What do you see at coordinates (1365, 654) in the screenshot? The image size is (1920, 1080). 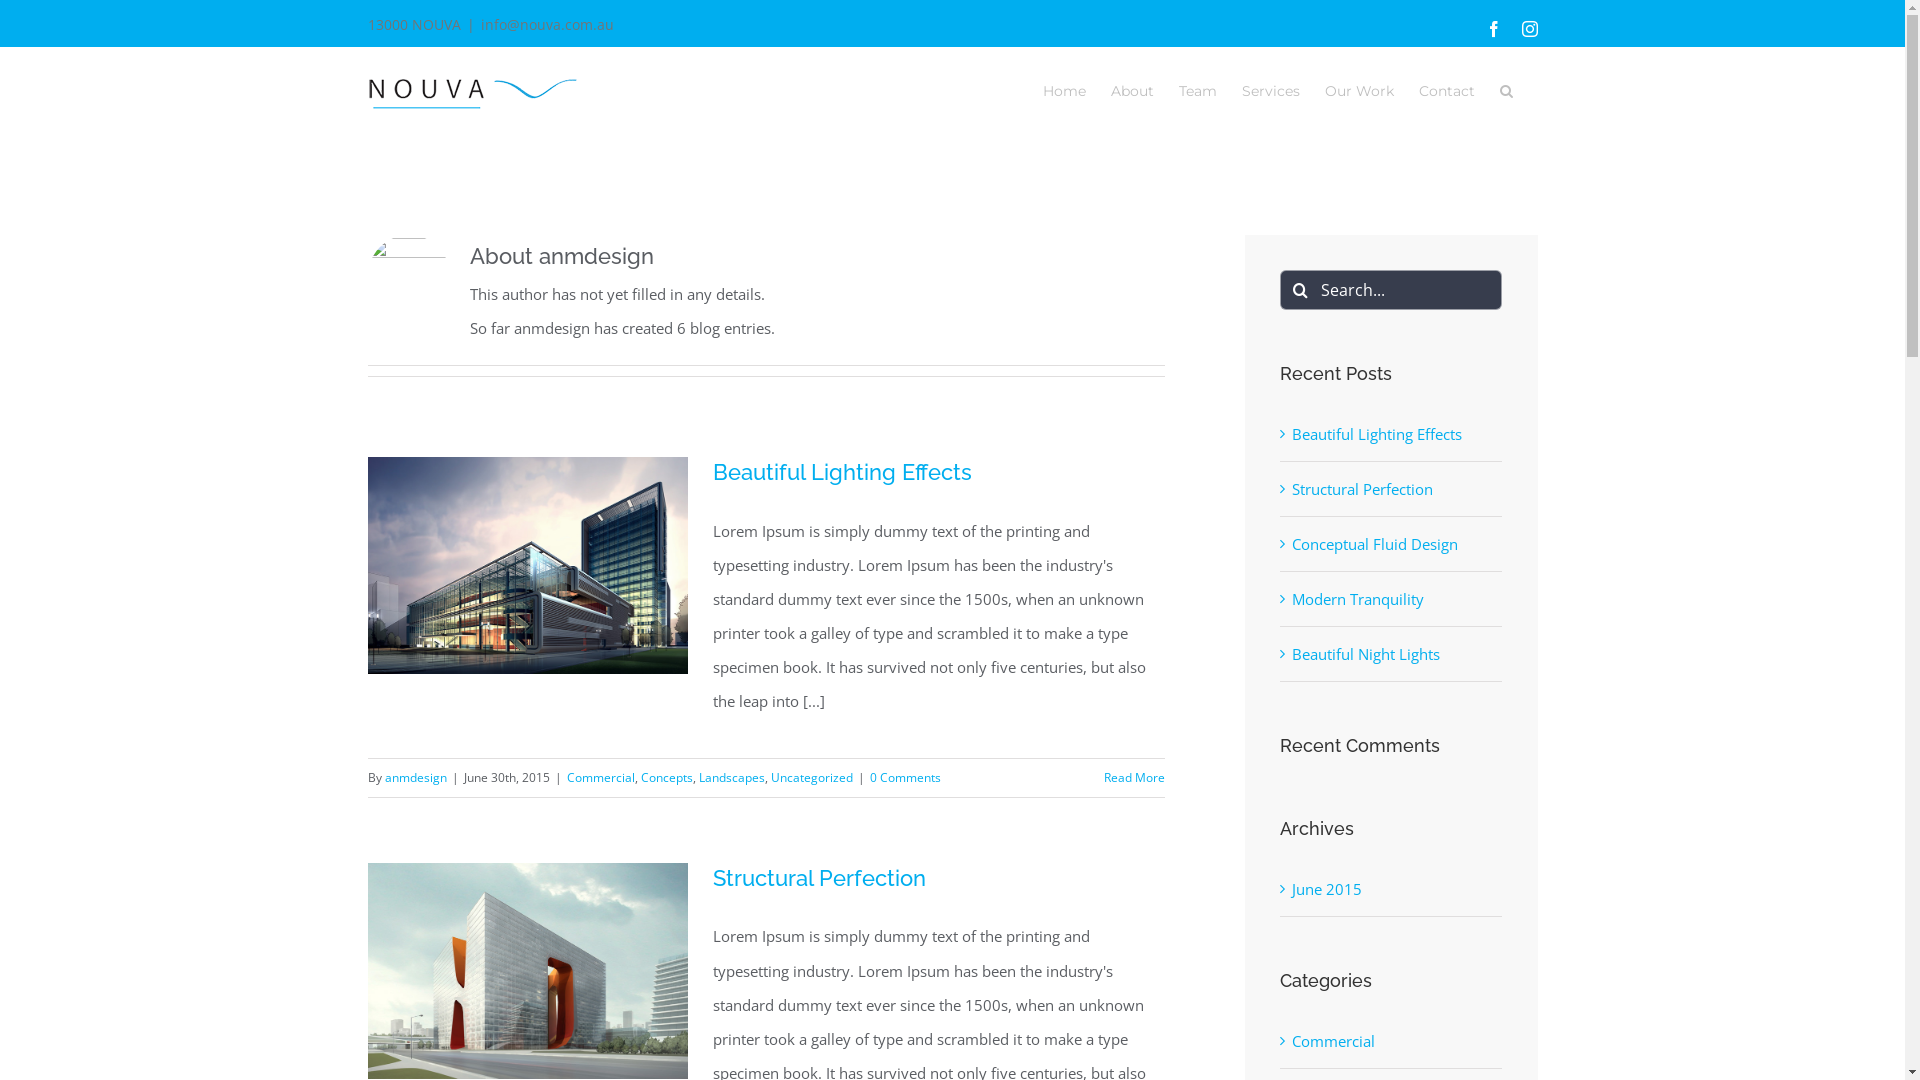 I see `'Beautiful Night Lights'` at bounding box center [1365, 654].